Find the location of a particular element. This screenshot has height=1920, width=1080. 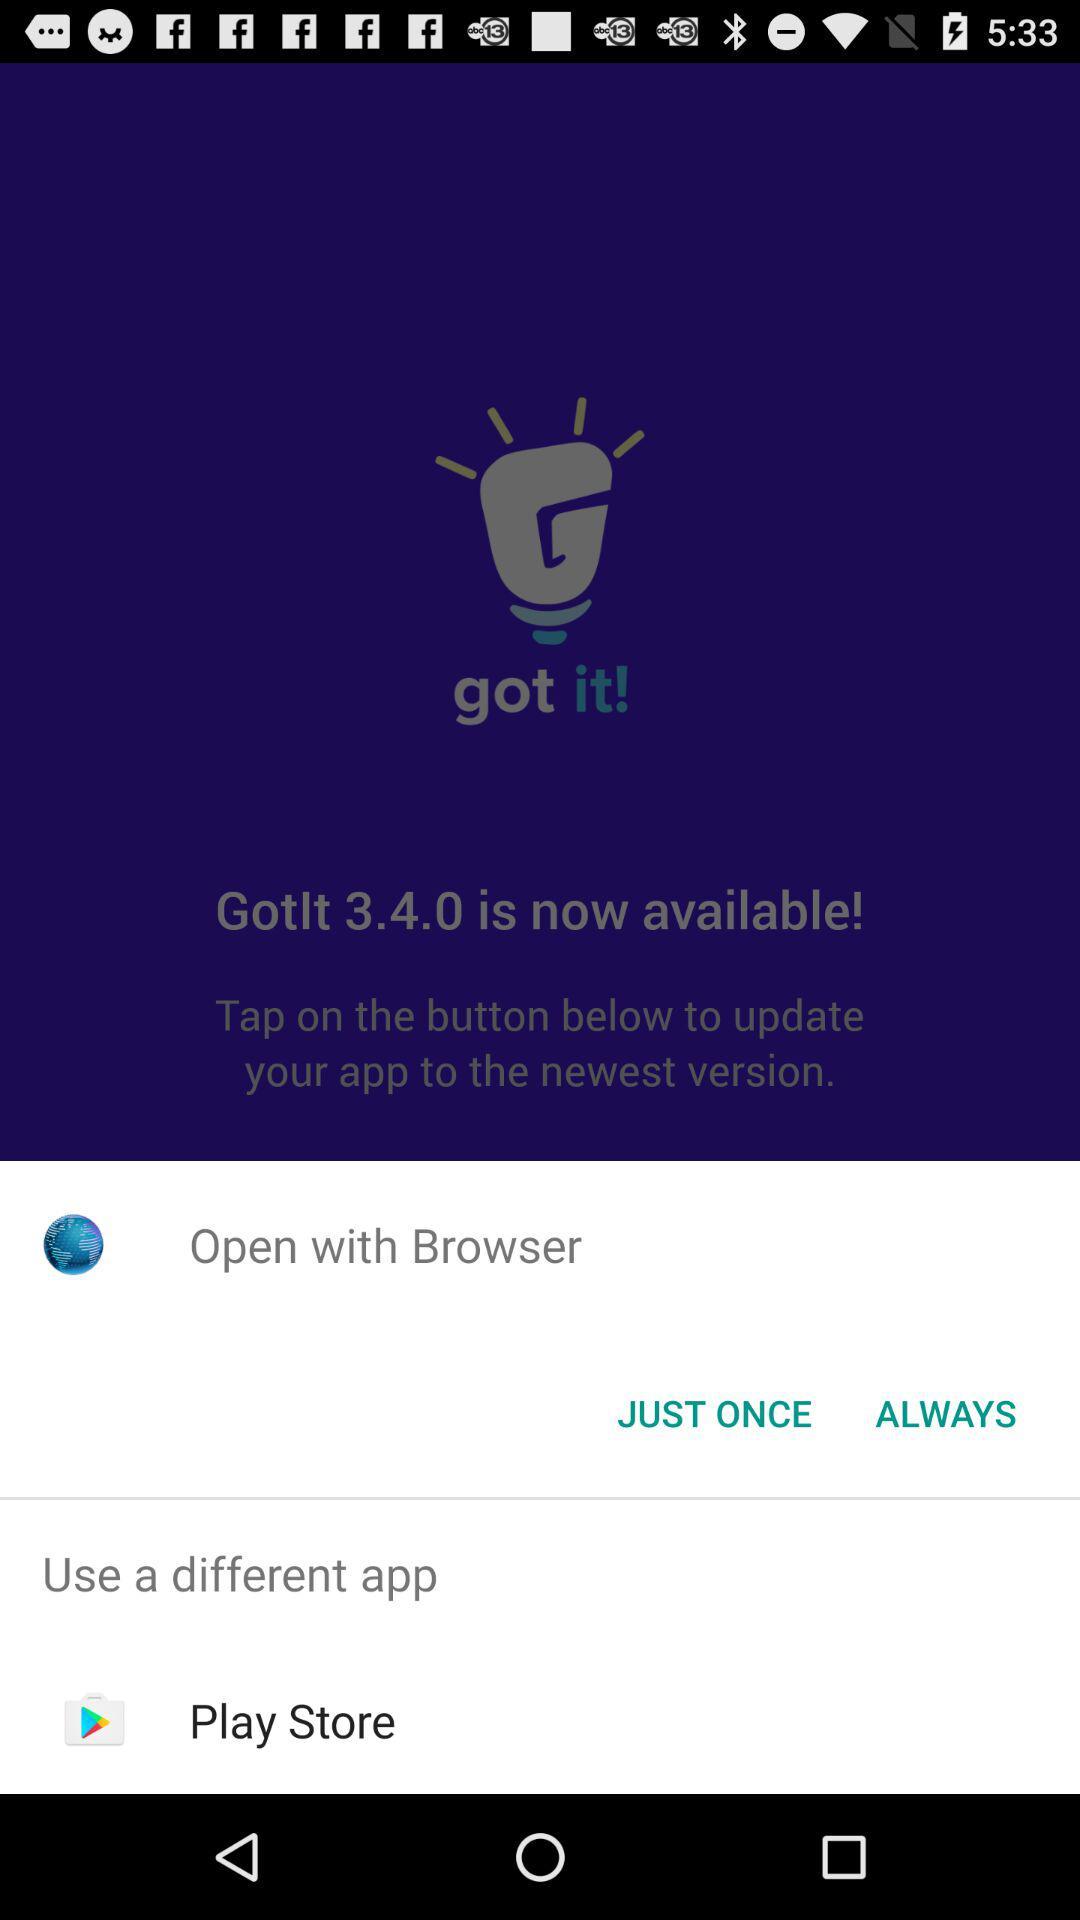

icon next to the always icon is located at coordinates (713, 1411).